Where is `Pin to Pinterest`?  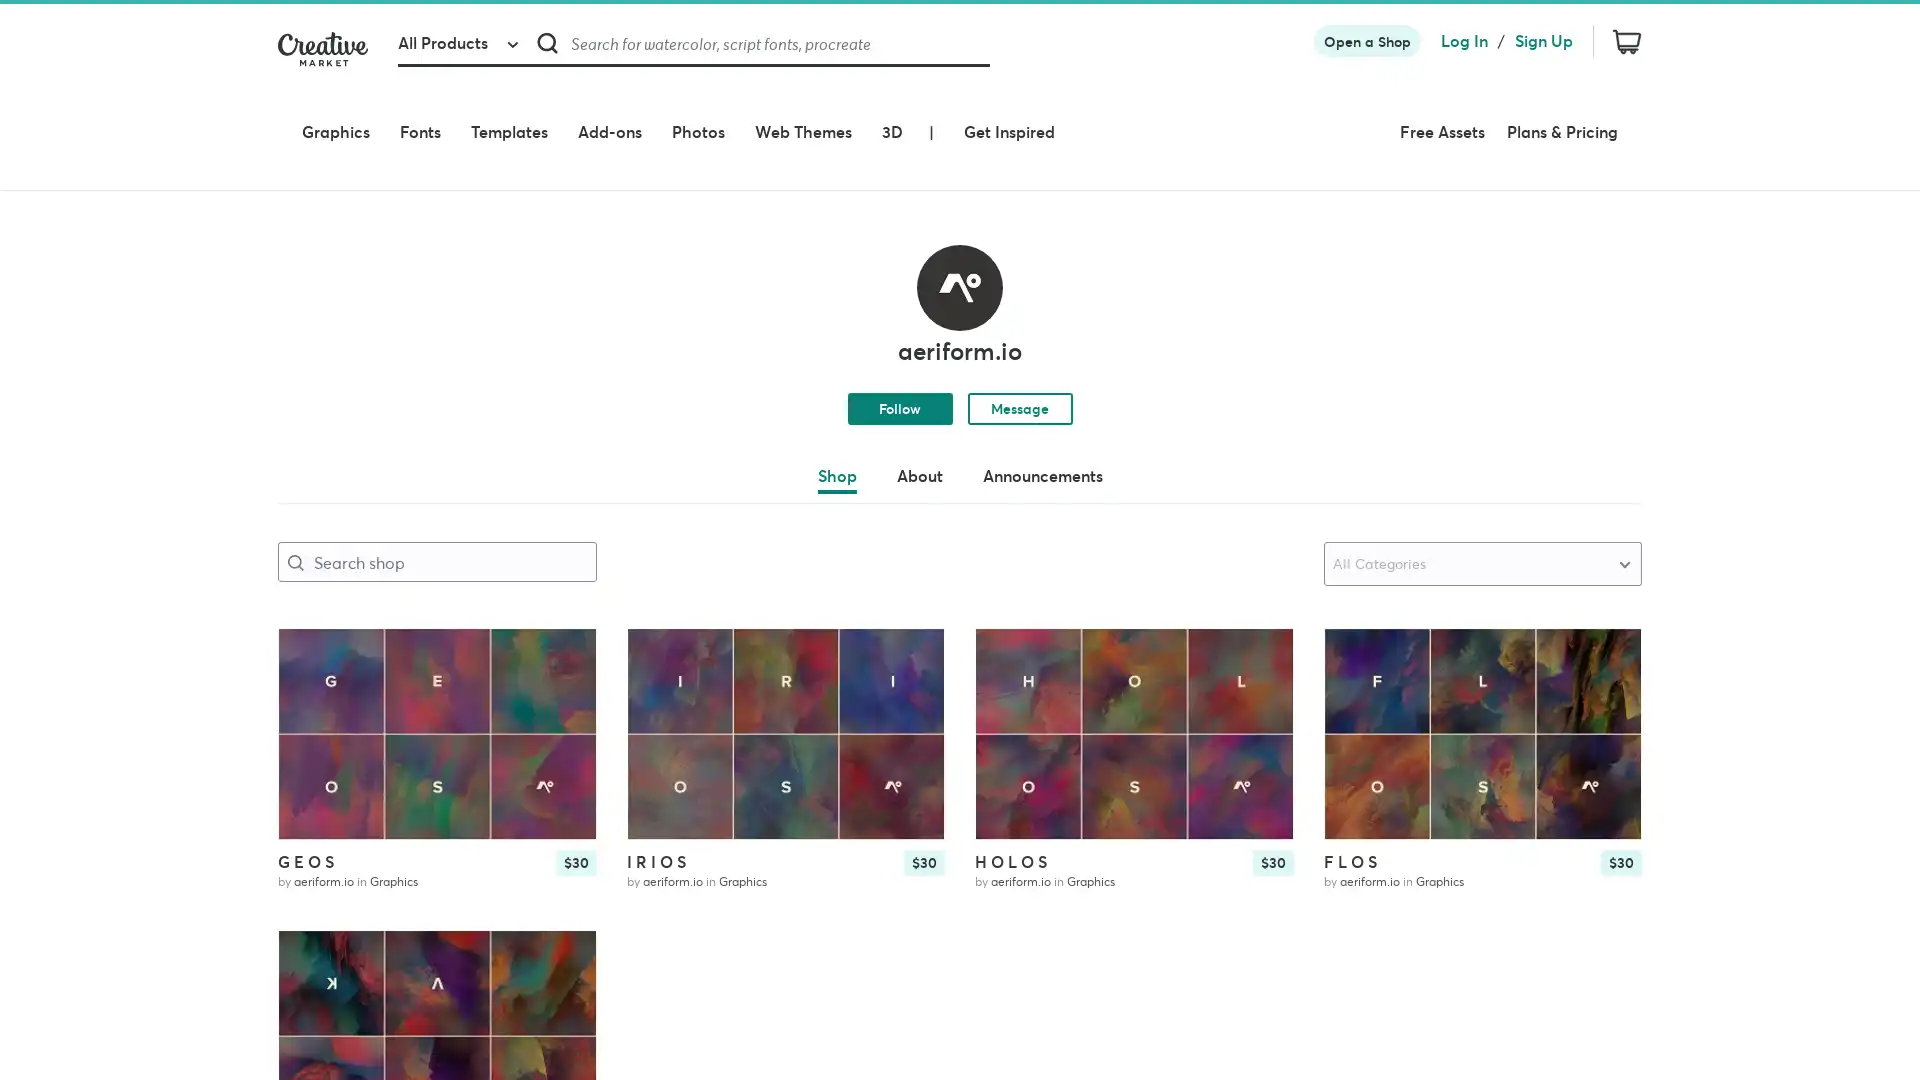 Pin to Pinterest is located at coordinates (1356, 588).